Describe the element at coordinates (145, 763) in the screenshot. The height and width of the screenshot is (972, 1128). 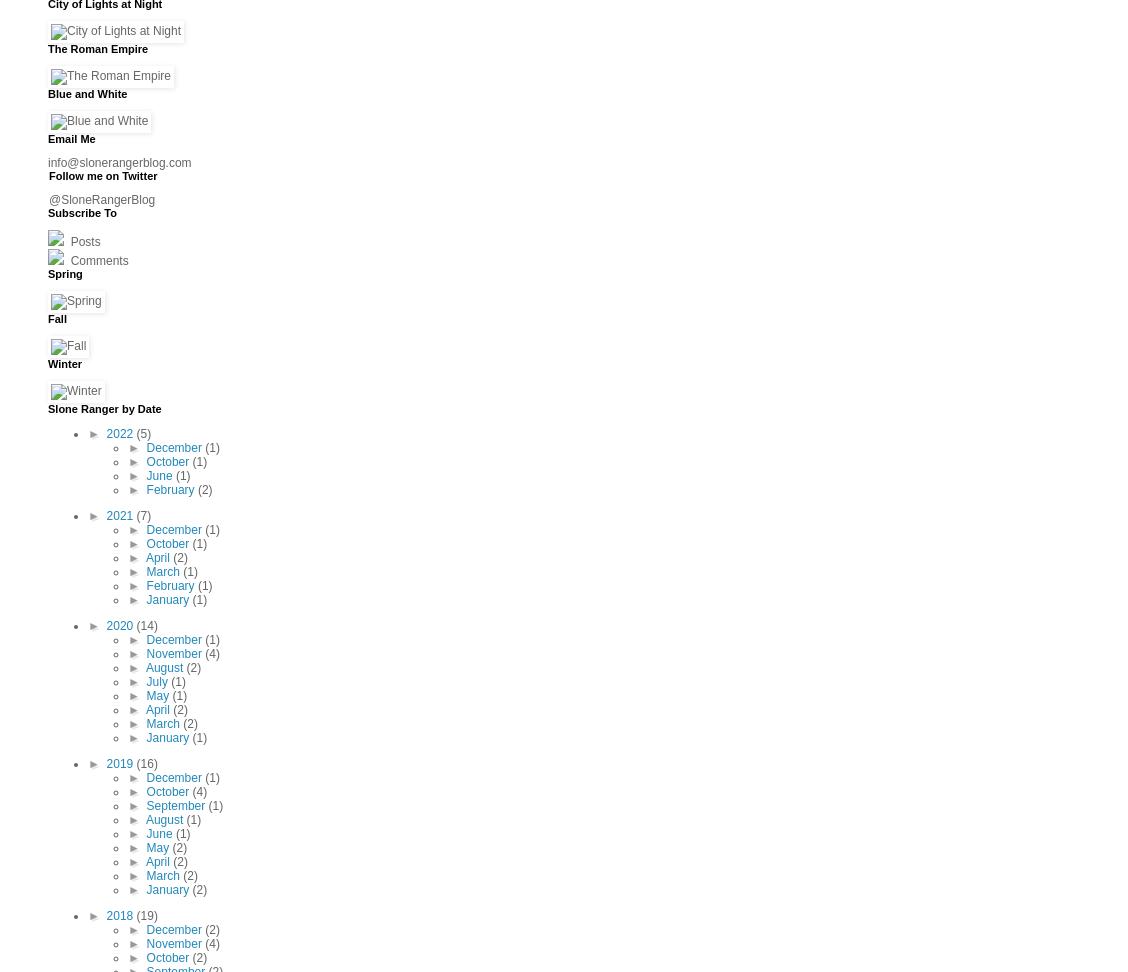
I see `'(16)'` at that location.